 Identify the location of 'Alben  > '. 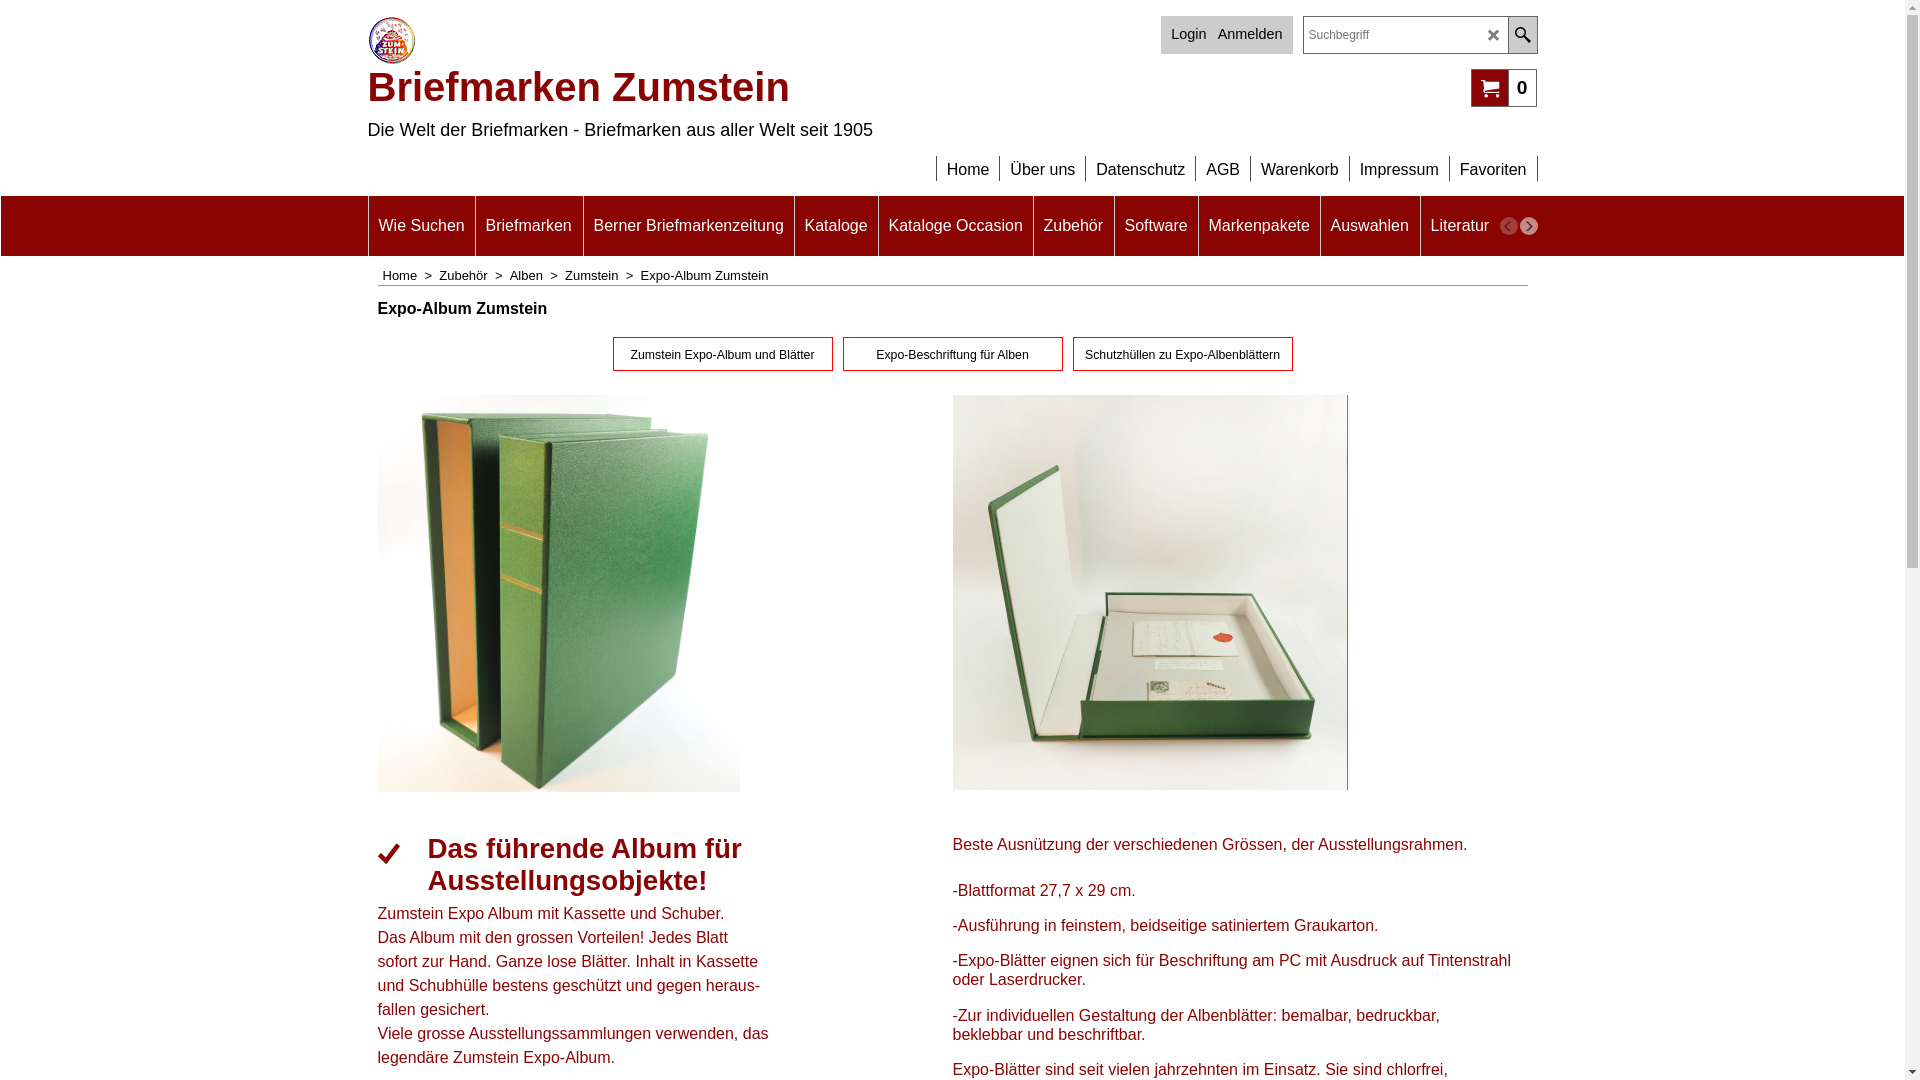
(537, 275).